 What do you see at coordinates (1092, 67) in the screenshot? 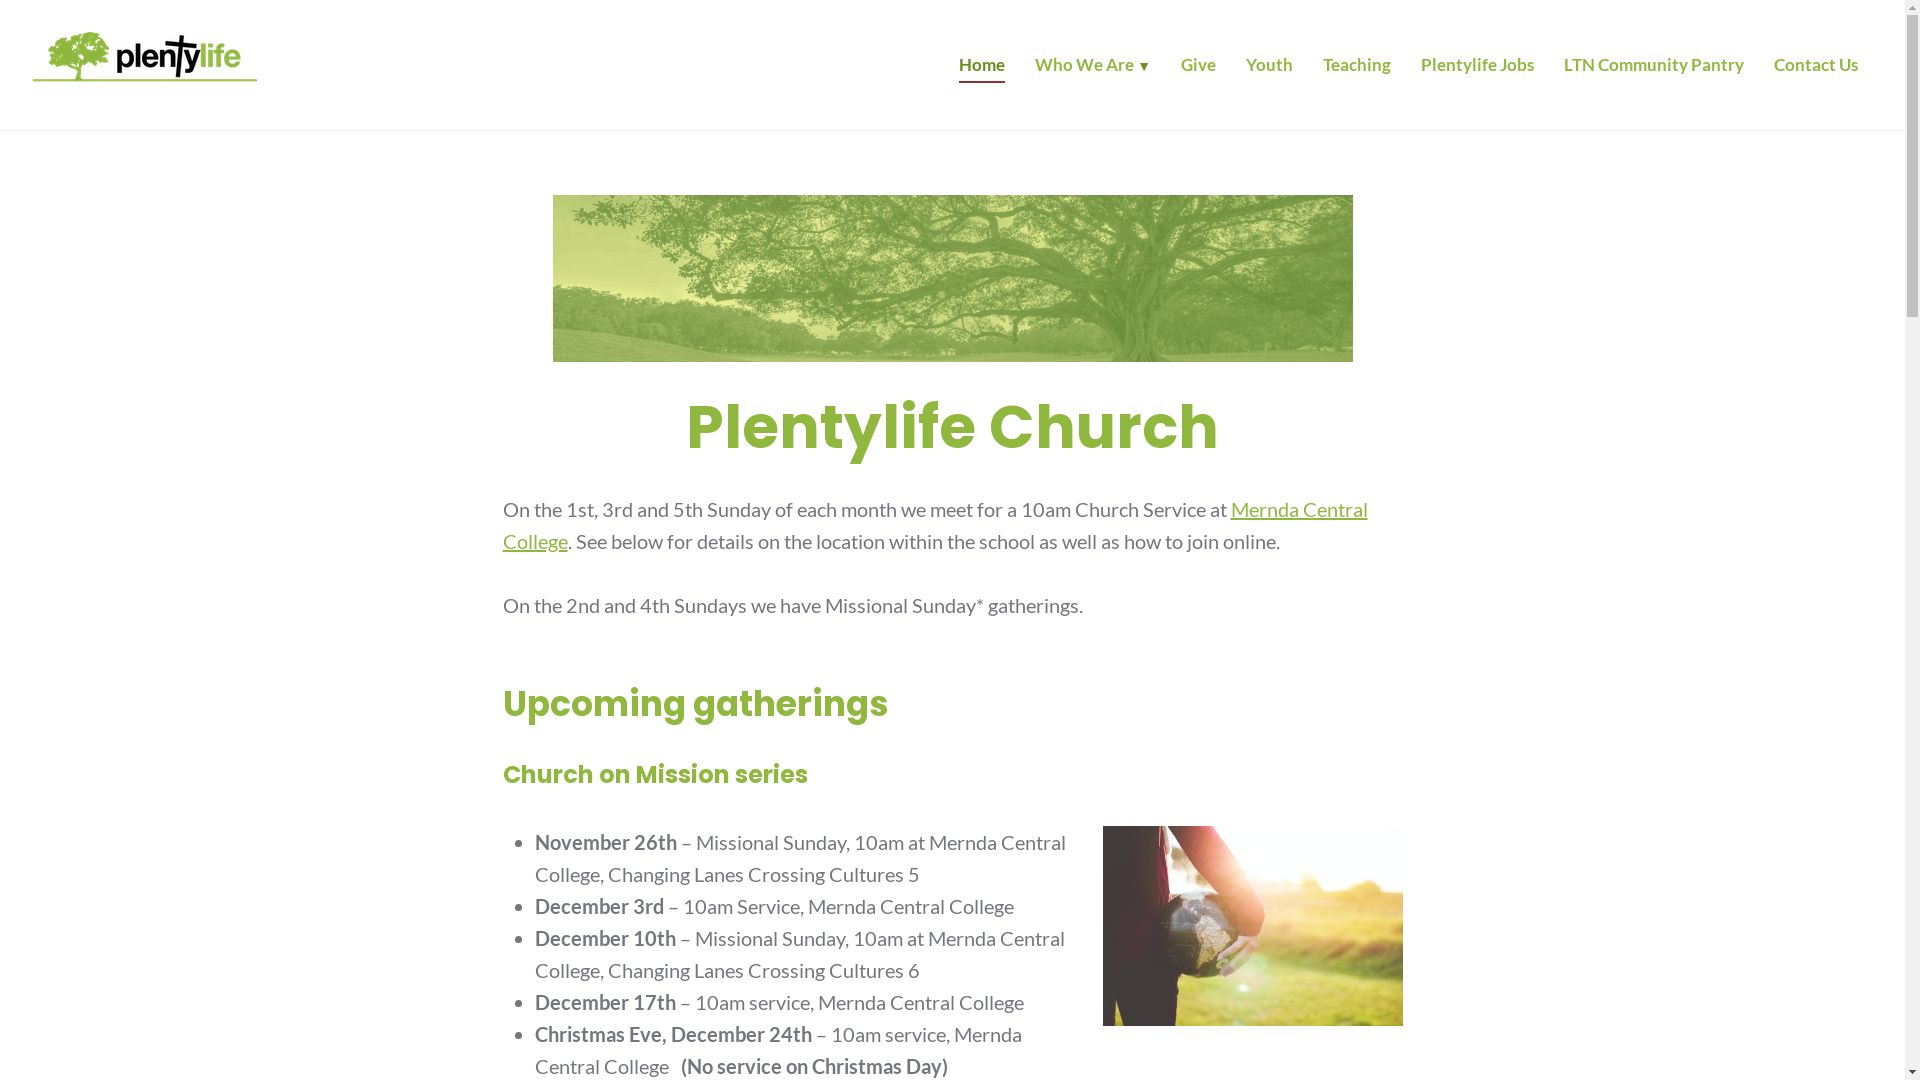
I see `'Who We Are'` at bounding box center [1092, 67].